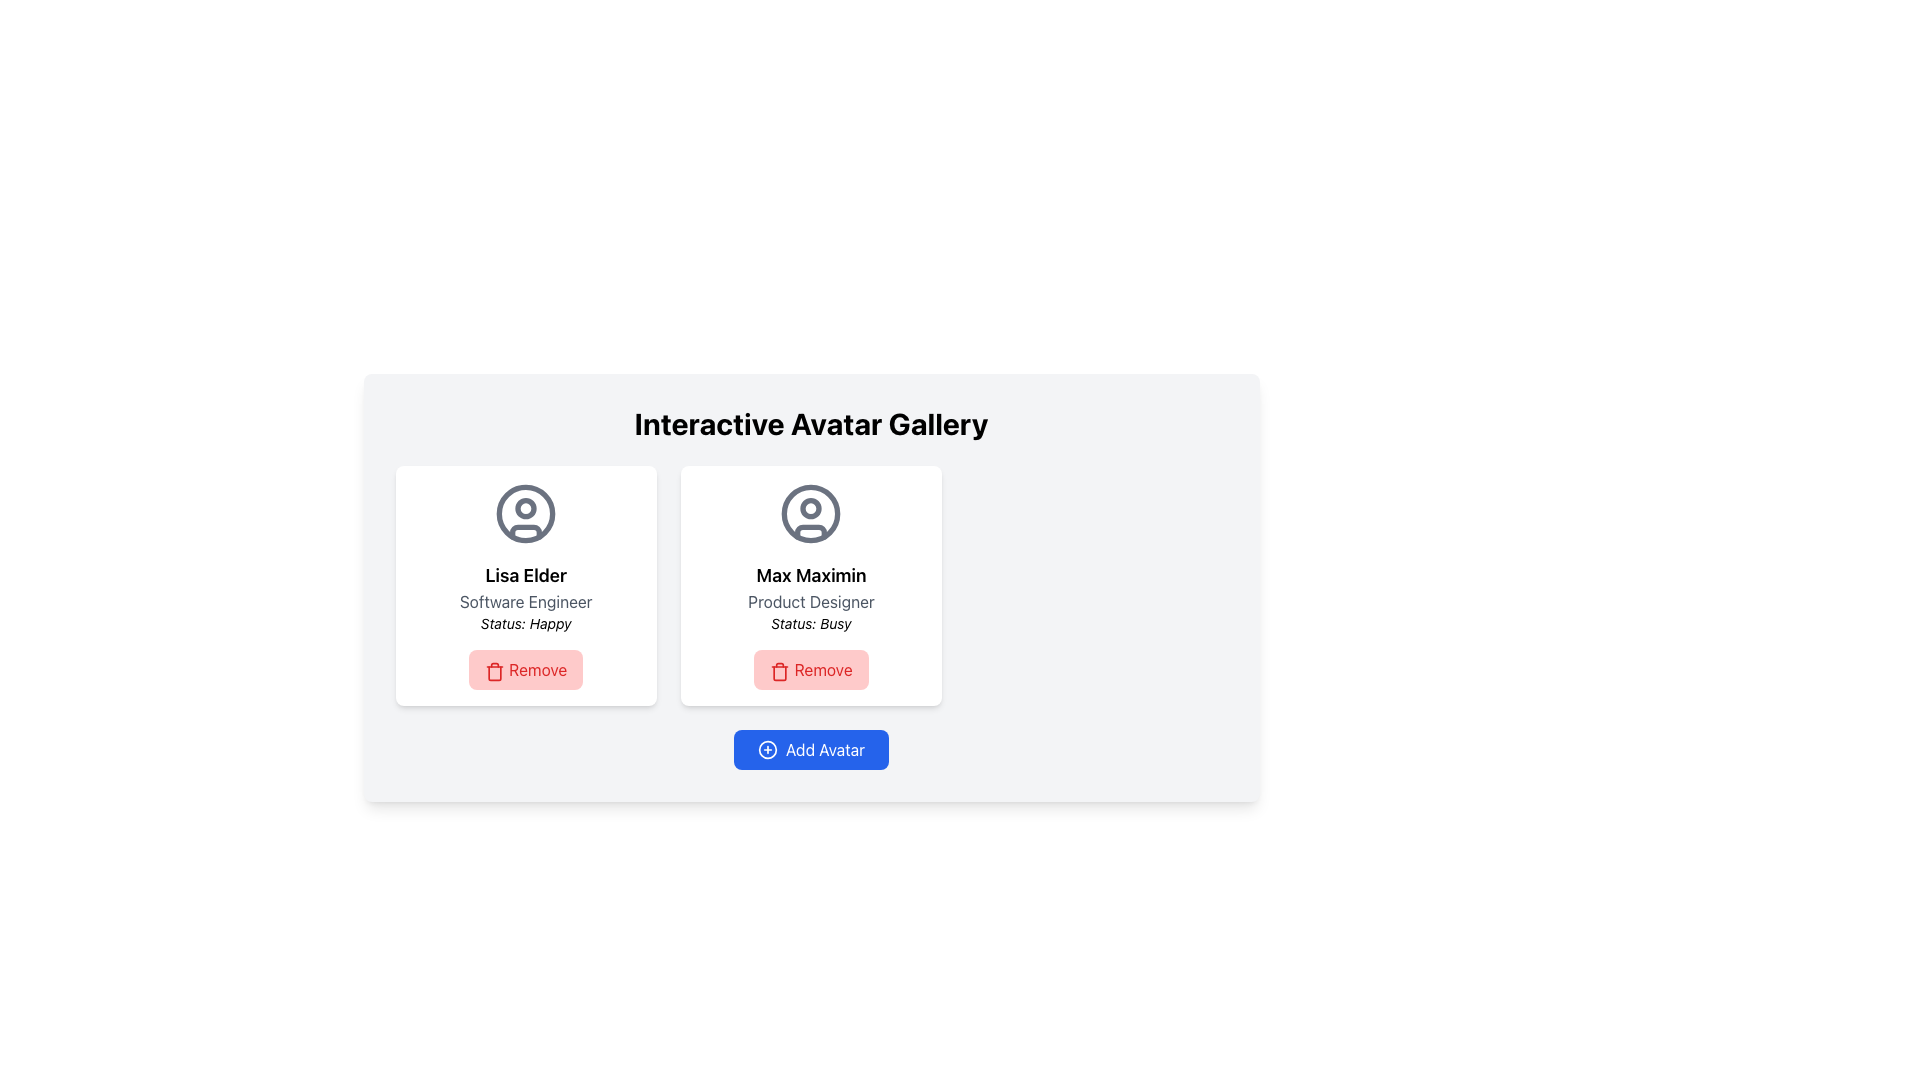 The height and width of the screenshot is (1080, 1920). What do you see at coordinates (526, 670) in the screenshot?
I see `the 'Remove' button with a red background and trash can icon located below the 'Status: Happy' line for the individual 'Lisa Elder'` at bounding box center [526, 670].